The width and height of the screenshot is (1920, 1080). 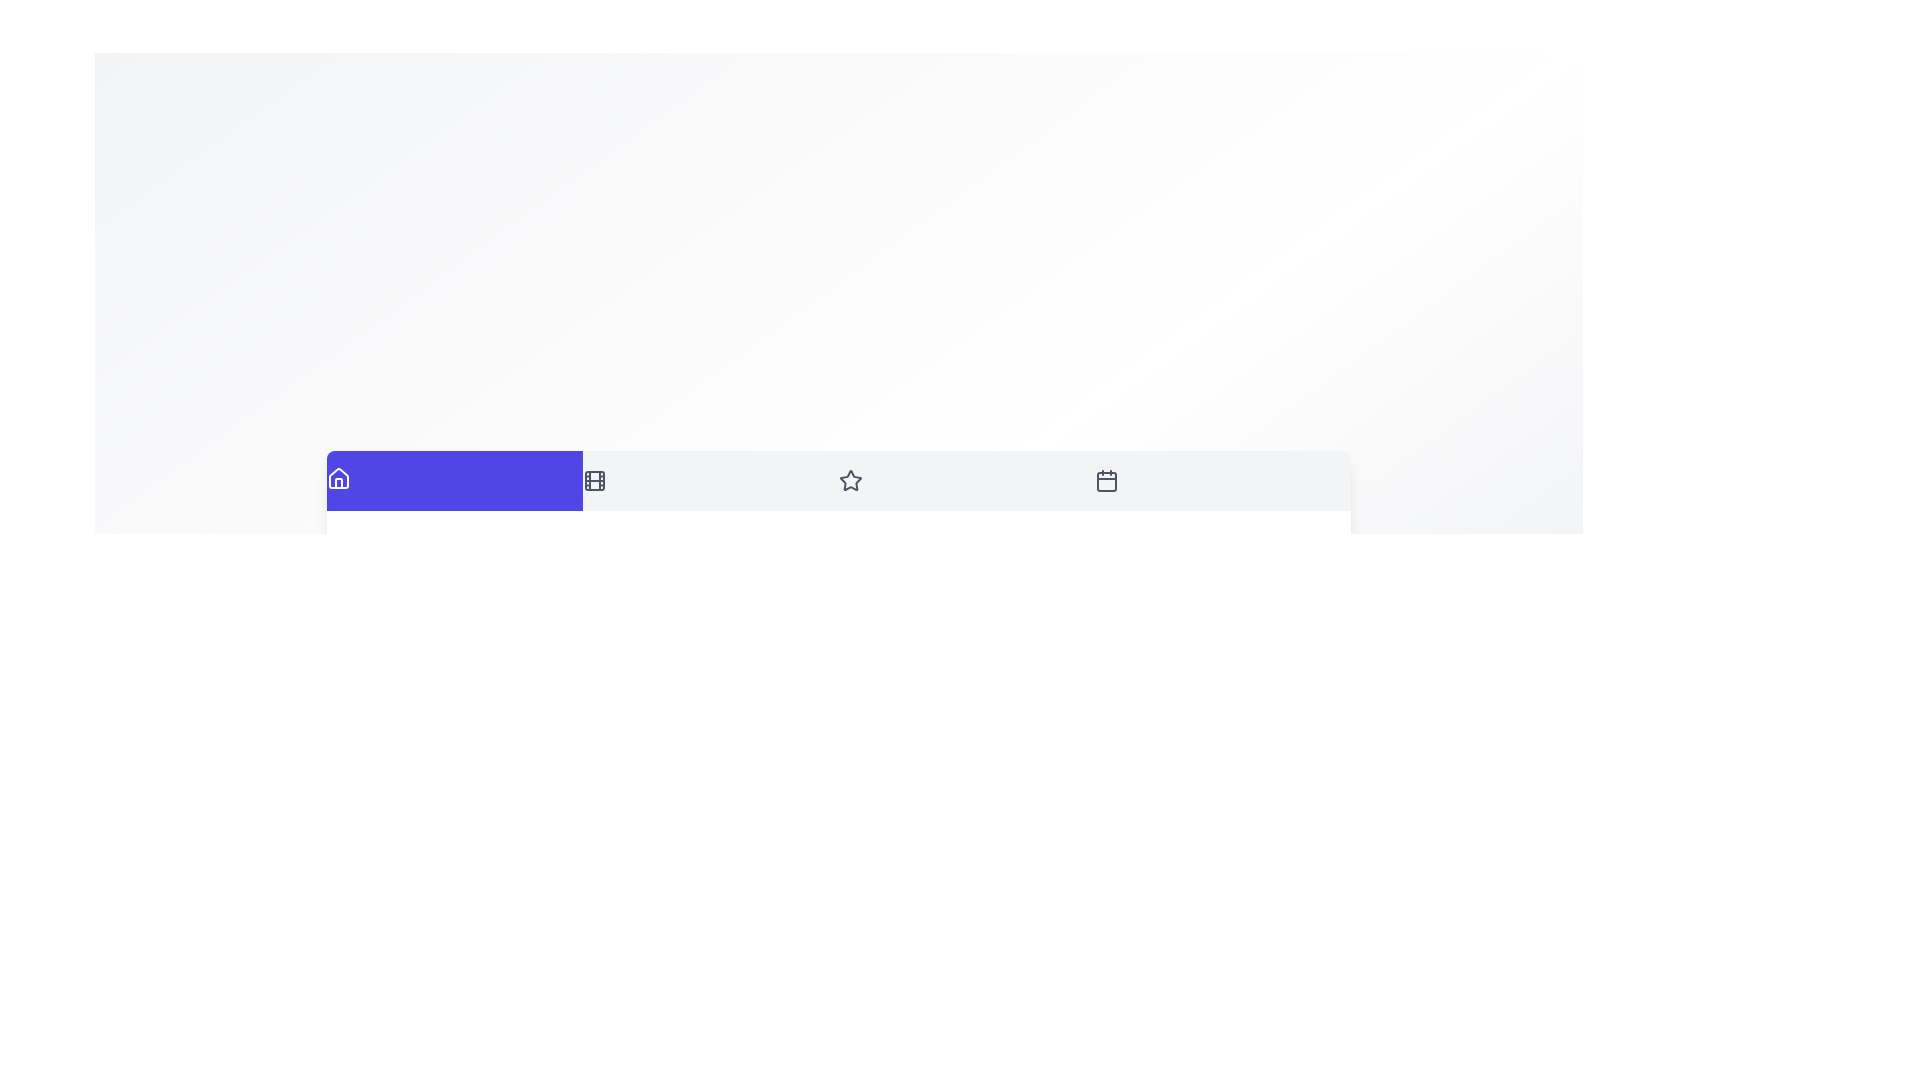 I want to click on the calendar icon located at the bottom of the interface, which is the third icon from the right, next to a star-shaped icon on its left, so click(x=1106, y=481).